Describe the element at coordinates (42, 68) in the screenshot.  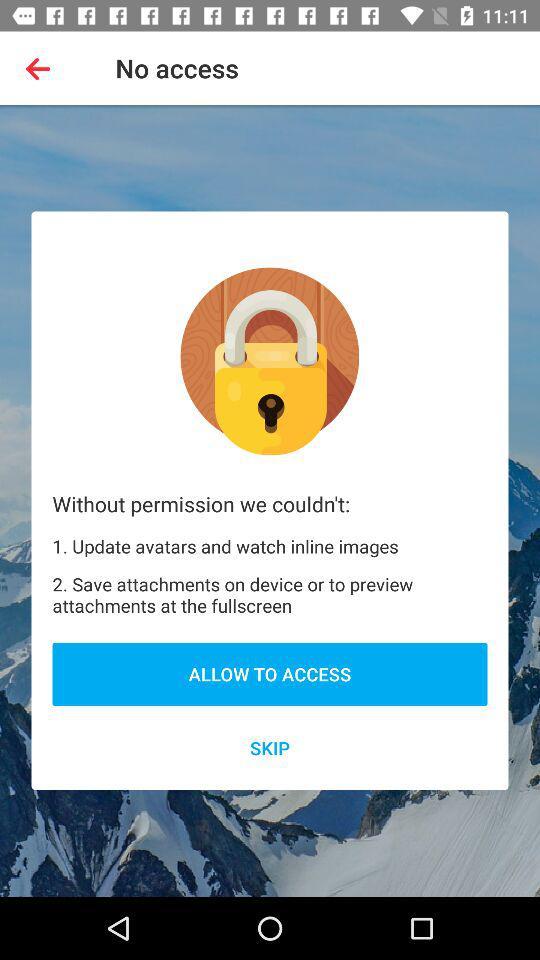
I see `app to the left of the no access item` at that location.